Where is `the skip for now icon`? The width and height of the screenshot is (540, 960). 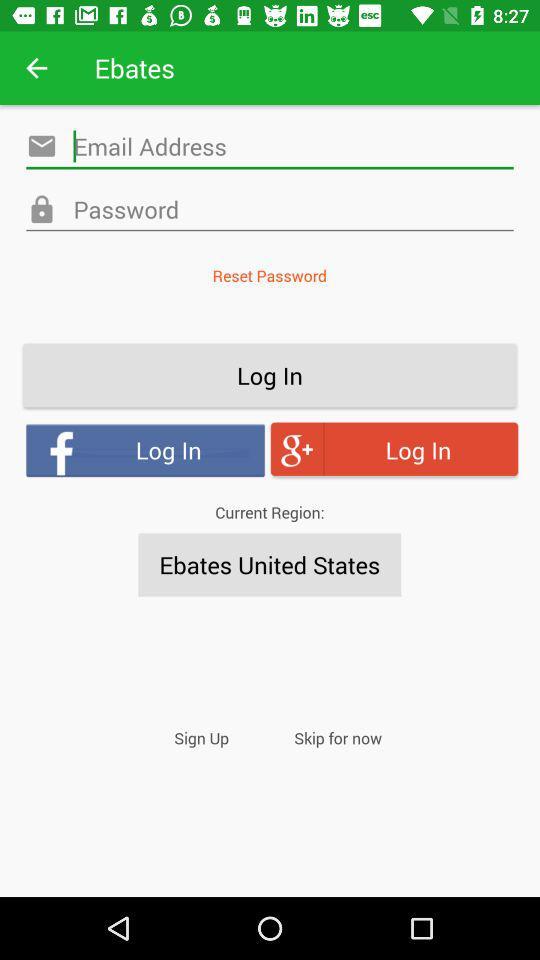 the skip for now icon is located at coordinates (337, 737).